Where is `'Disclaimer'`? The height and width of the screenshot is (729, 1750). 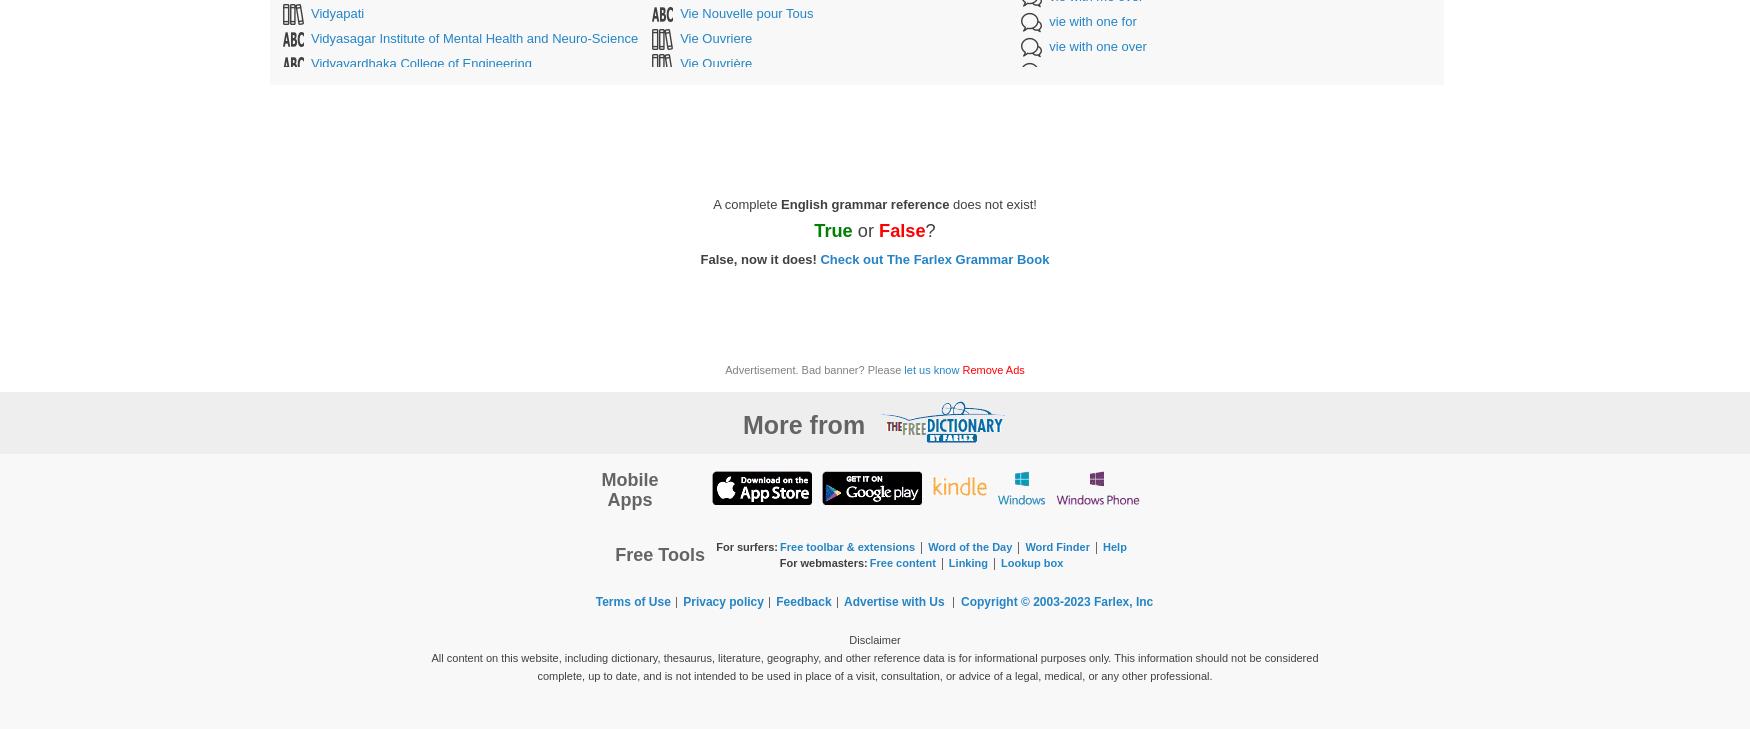 'Disclaimer' is located at coordinates (848, 639).